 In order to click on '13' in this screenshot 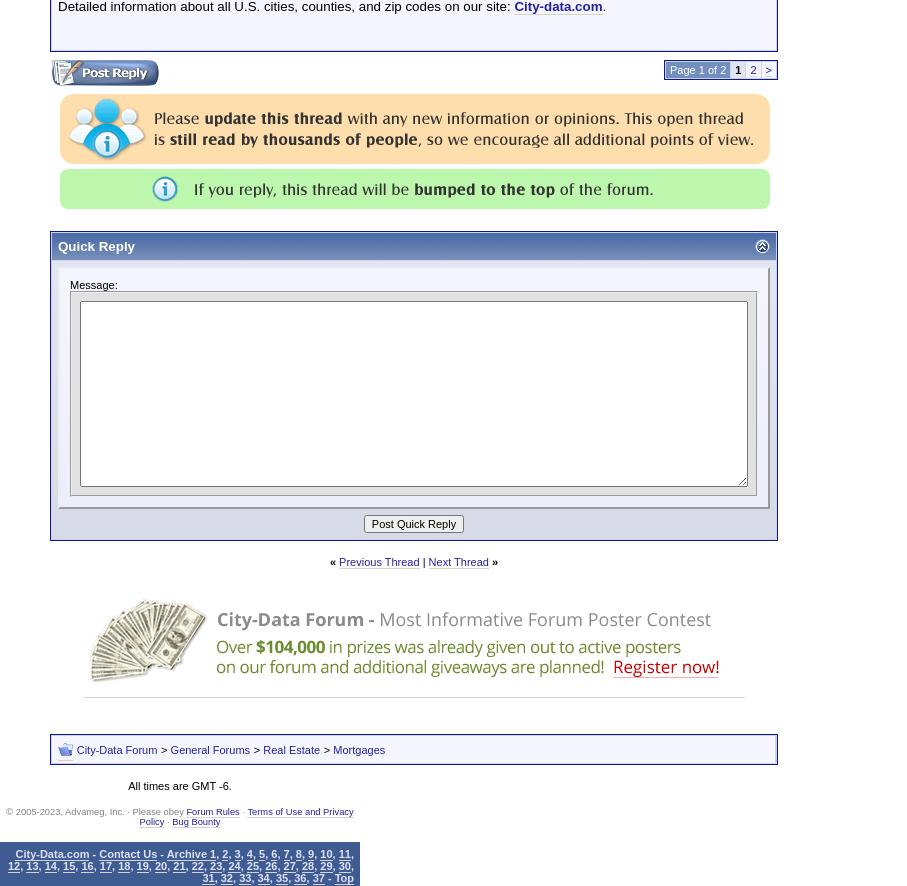, I will do `click(31, 864)`.